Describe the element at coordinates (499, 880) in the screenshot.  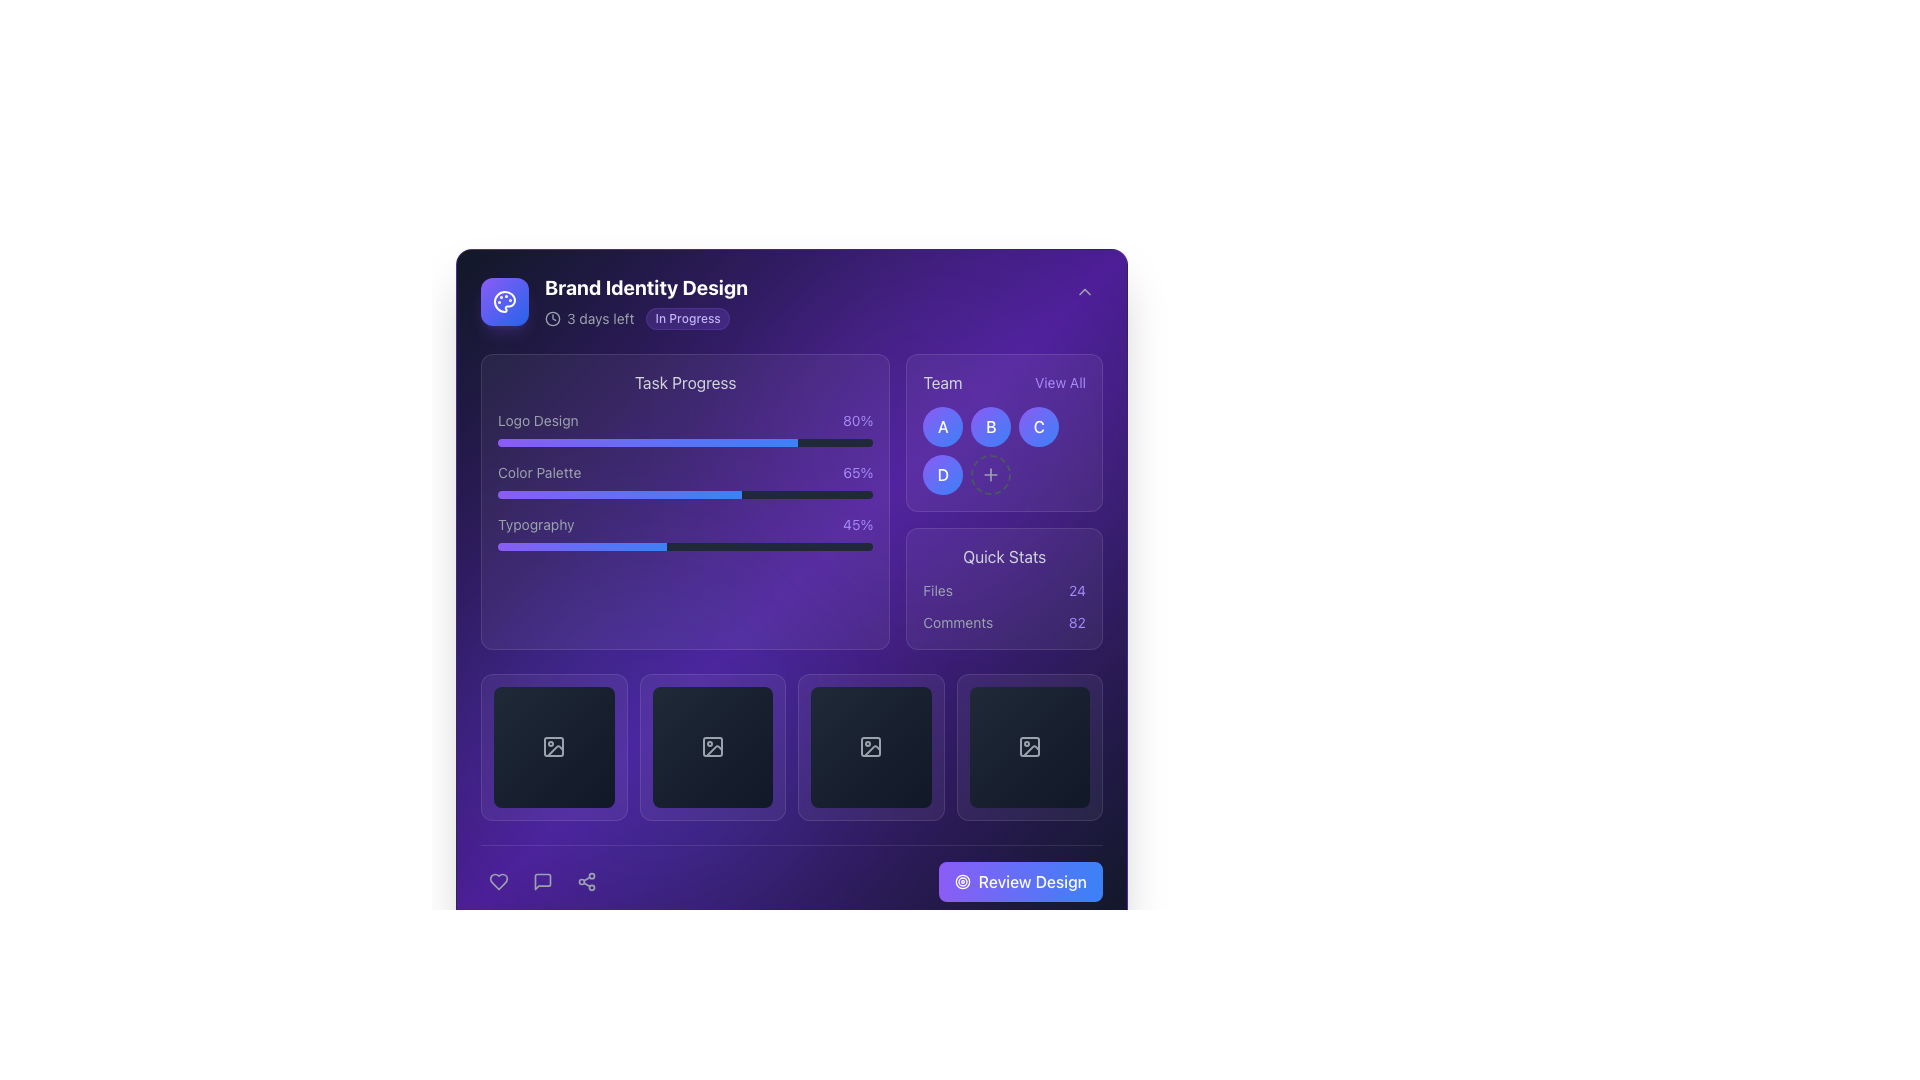
I see `the heart-shaped icon with a hollow interior located at the bottom left corner of the interface, positioned to the left of a speech bubble icon` at that location.